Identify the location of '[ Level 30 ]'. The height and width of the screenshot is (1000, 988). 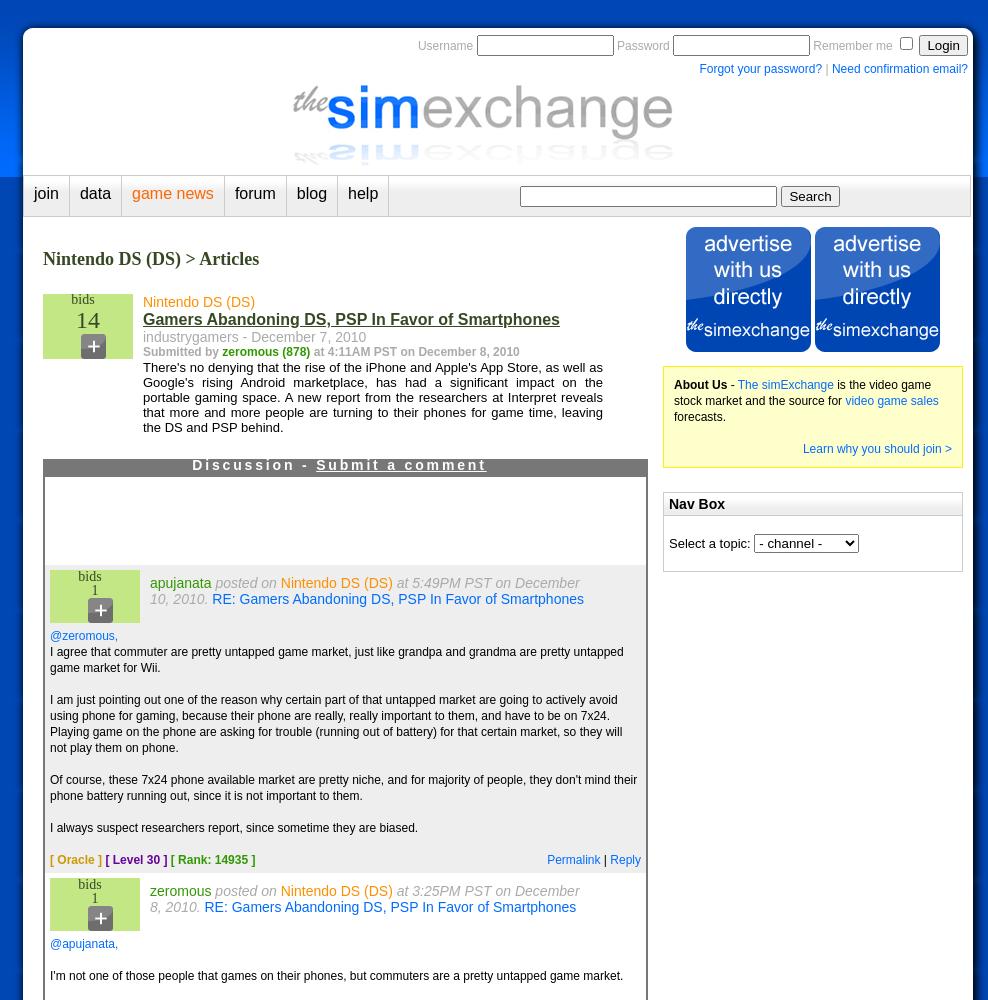
(135, 859).